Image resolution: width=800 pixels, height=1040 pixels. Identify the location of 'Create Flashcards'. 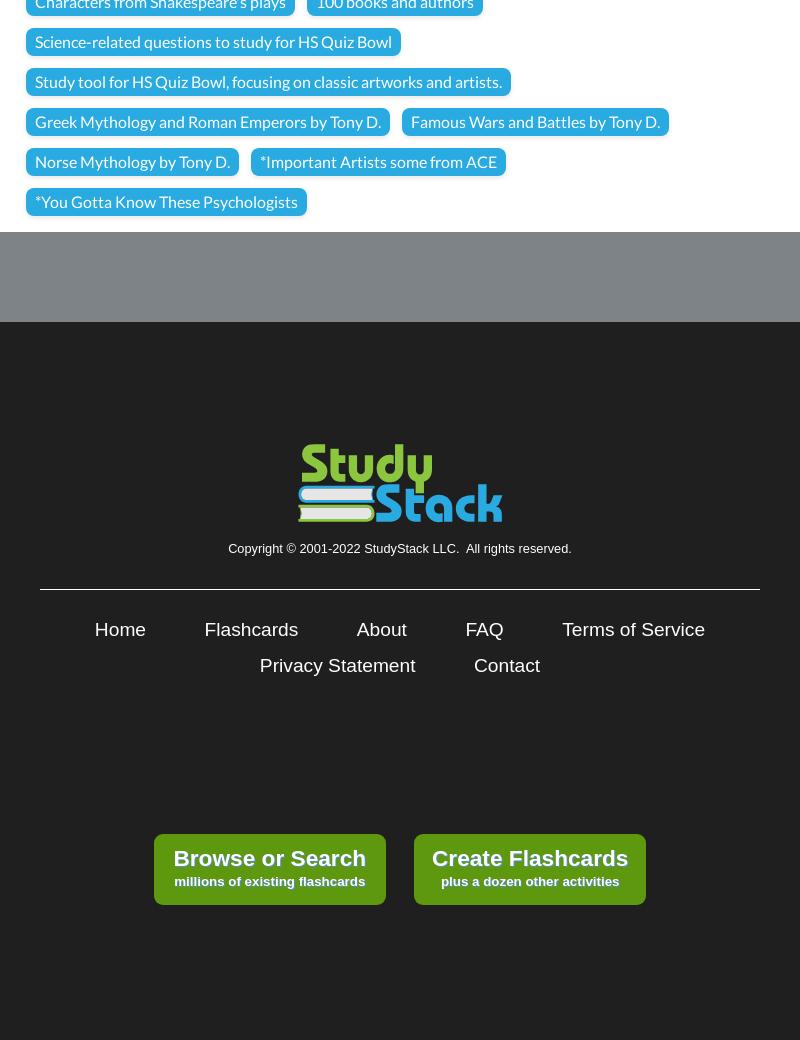
(528, 857).